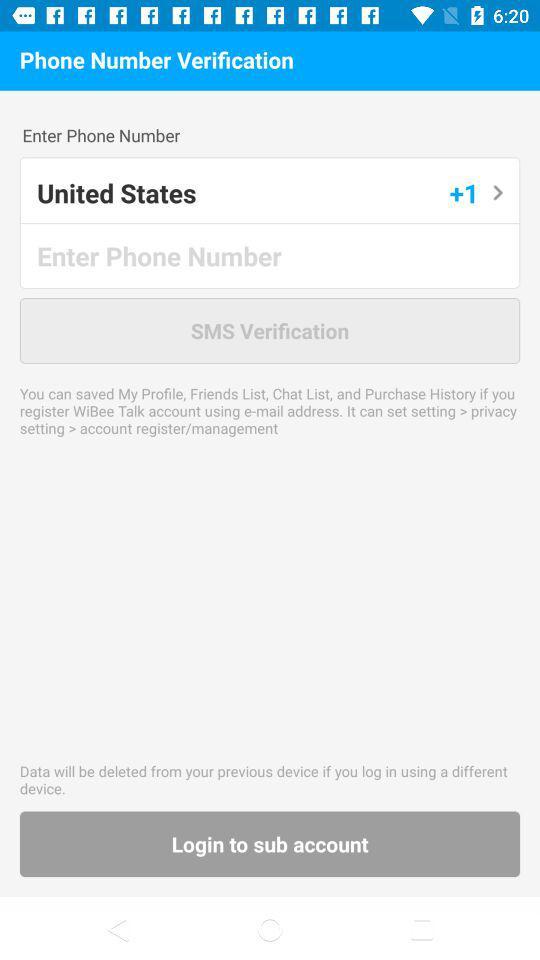  What do you see at coordinates (270, 330) in the screenshot?
I see `item above the you can saved app` at bounding box center [270, 330].